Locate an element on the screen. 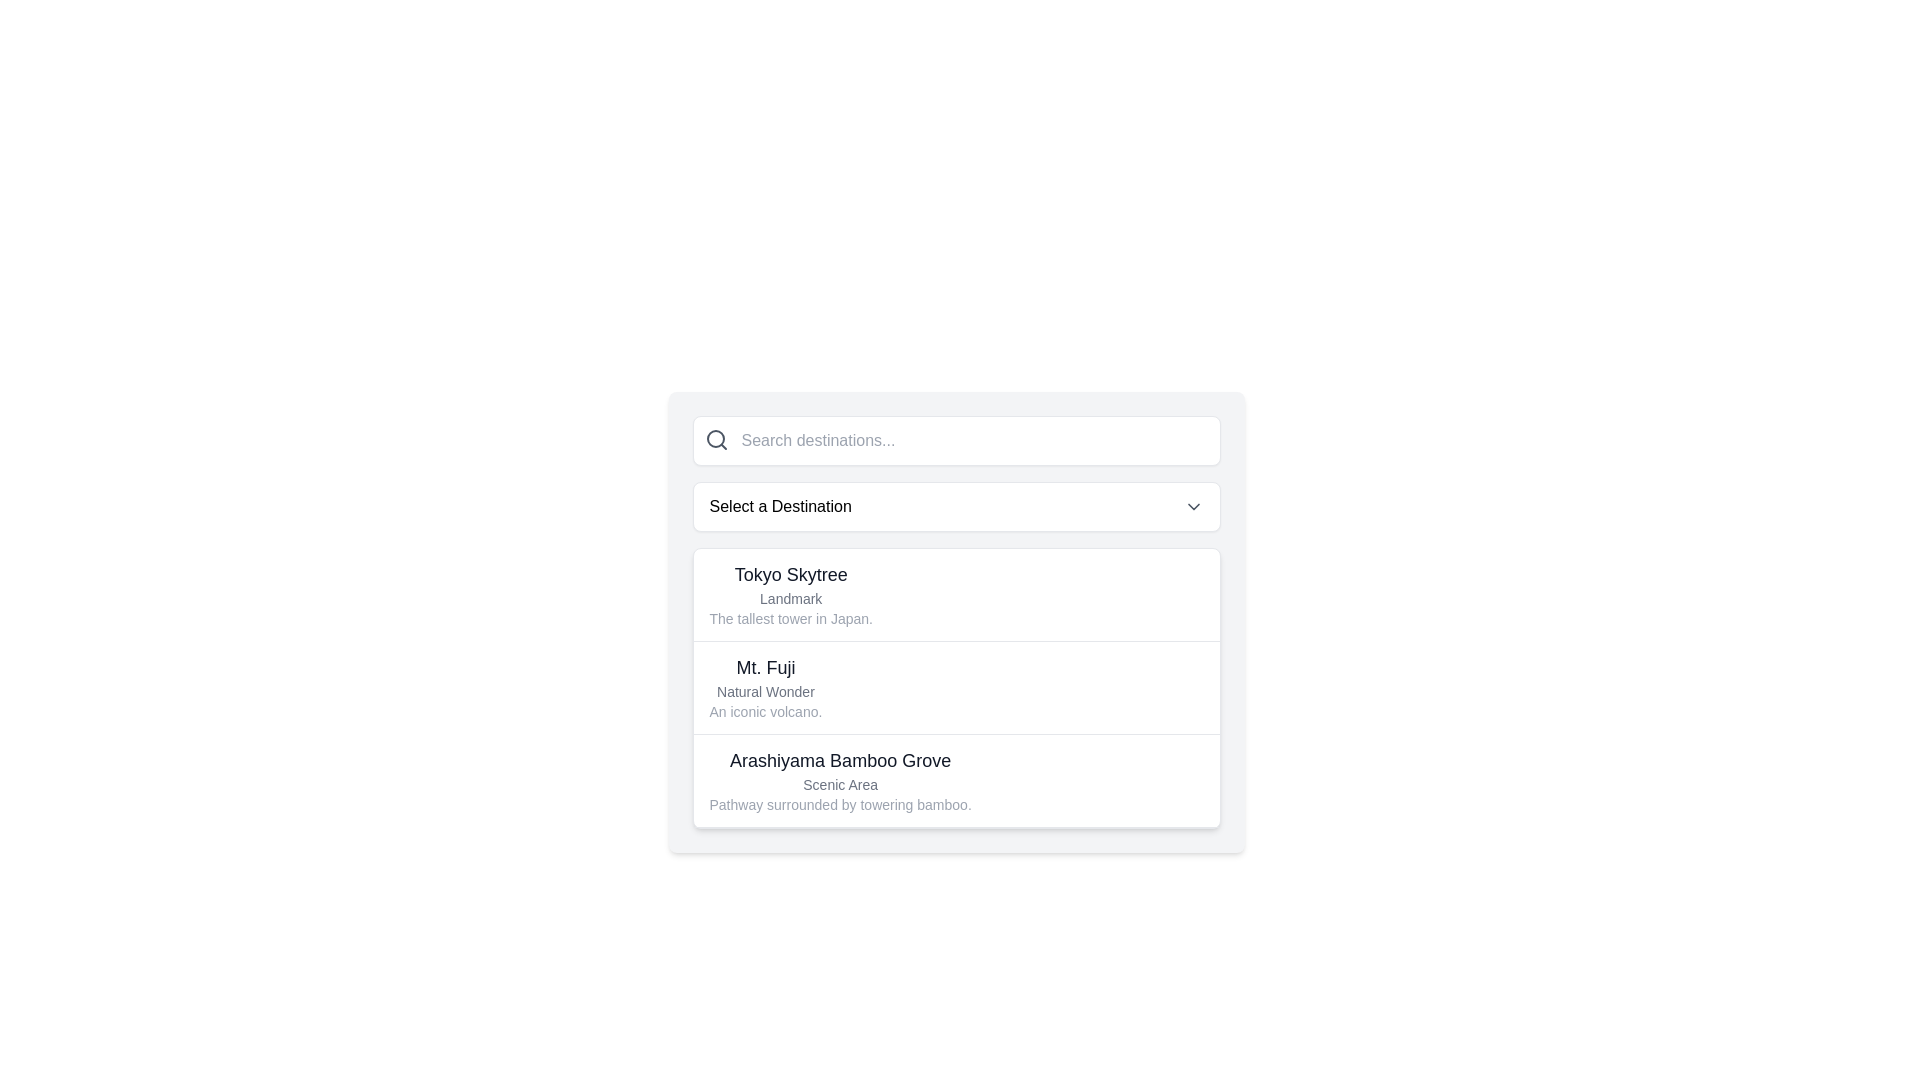 This screenshot has width=1920, height=1080. the first list item labeled 'Tokyo Skytree' is located at coordinates (790, 593).